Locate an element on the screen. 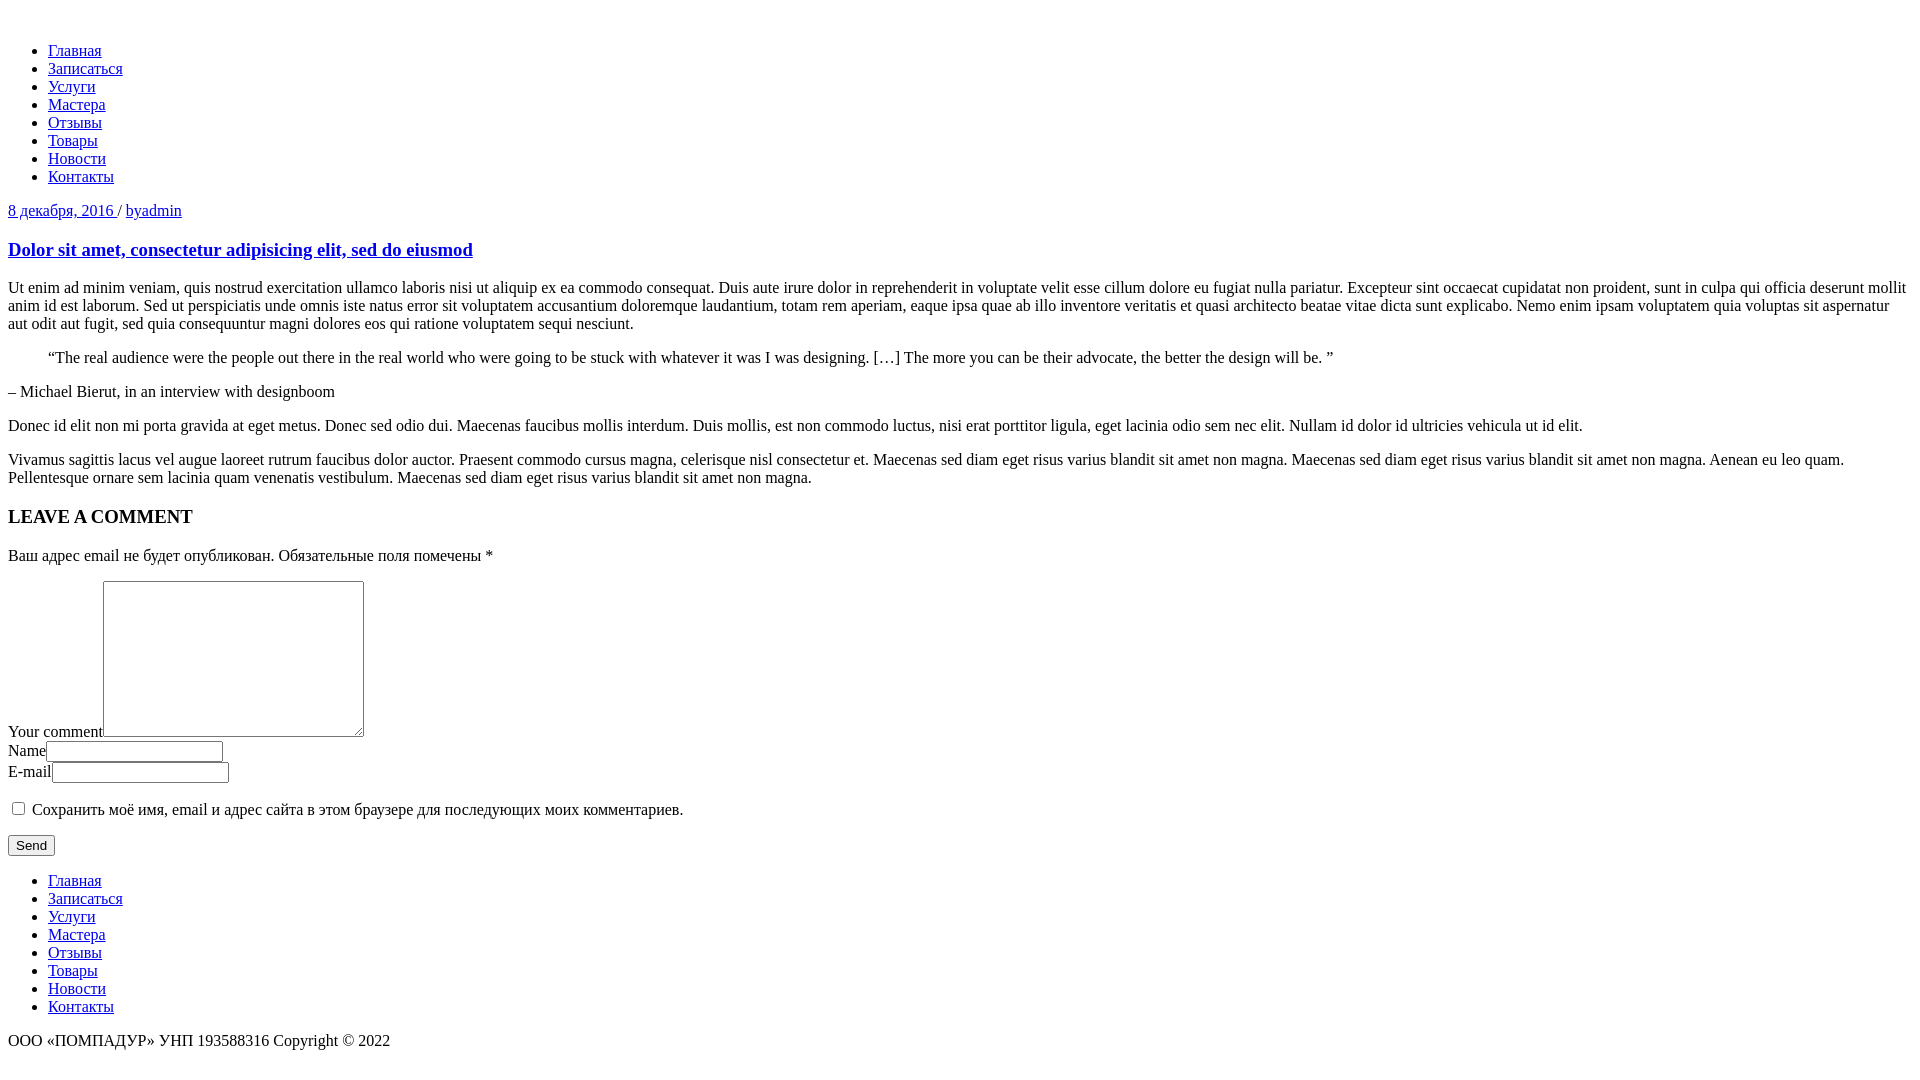 Image resolution: width=1920 pixels, height=1080 pixels. 'Send' is located at coordinates (31, 845).